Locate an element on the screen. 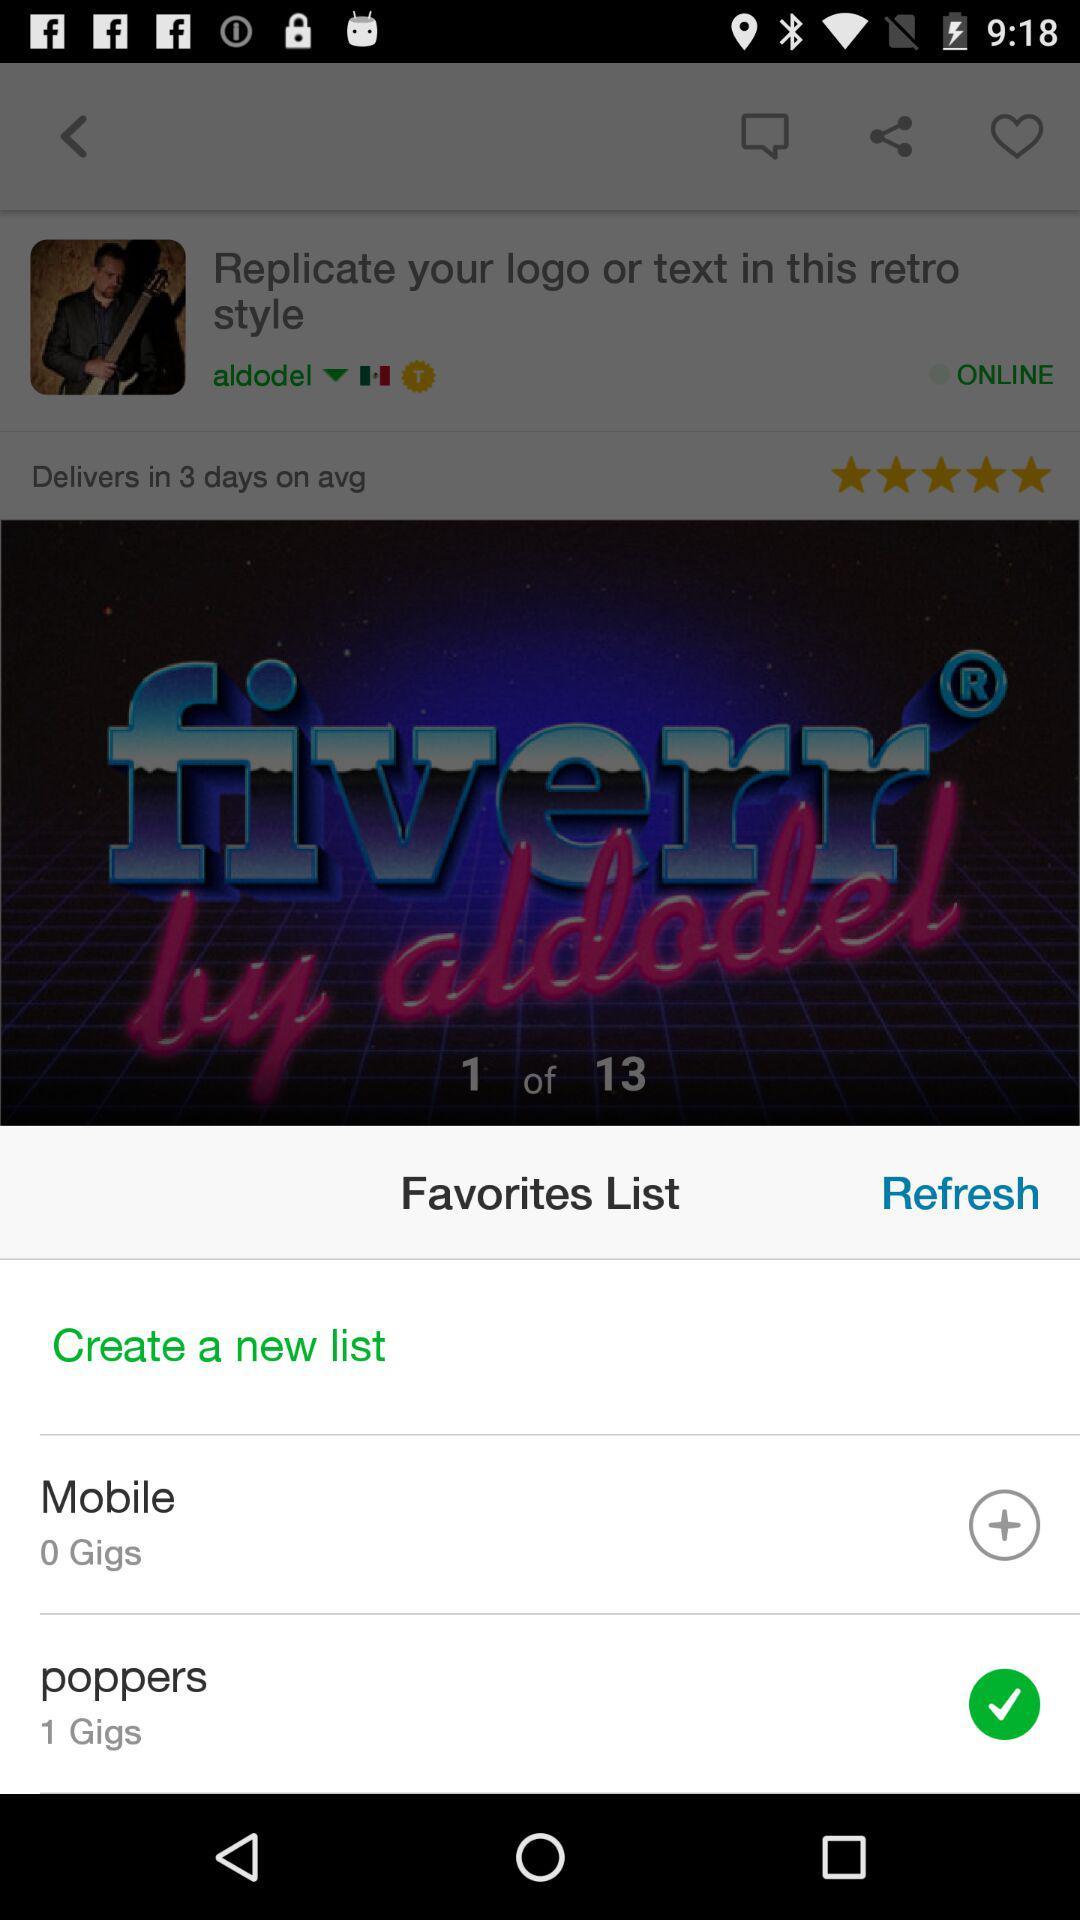  a list is located at coordinates (540, 1347).